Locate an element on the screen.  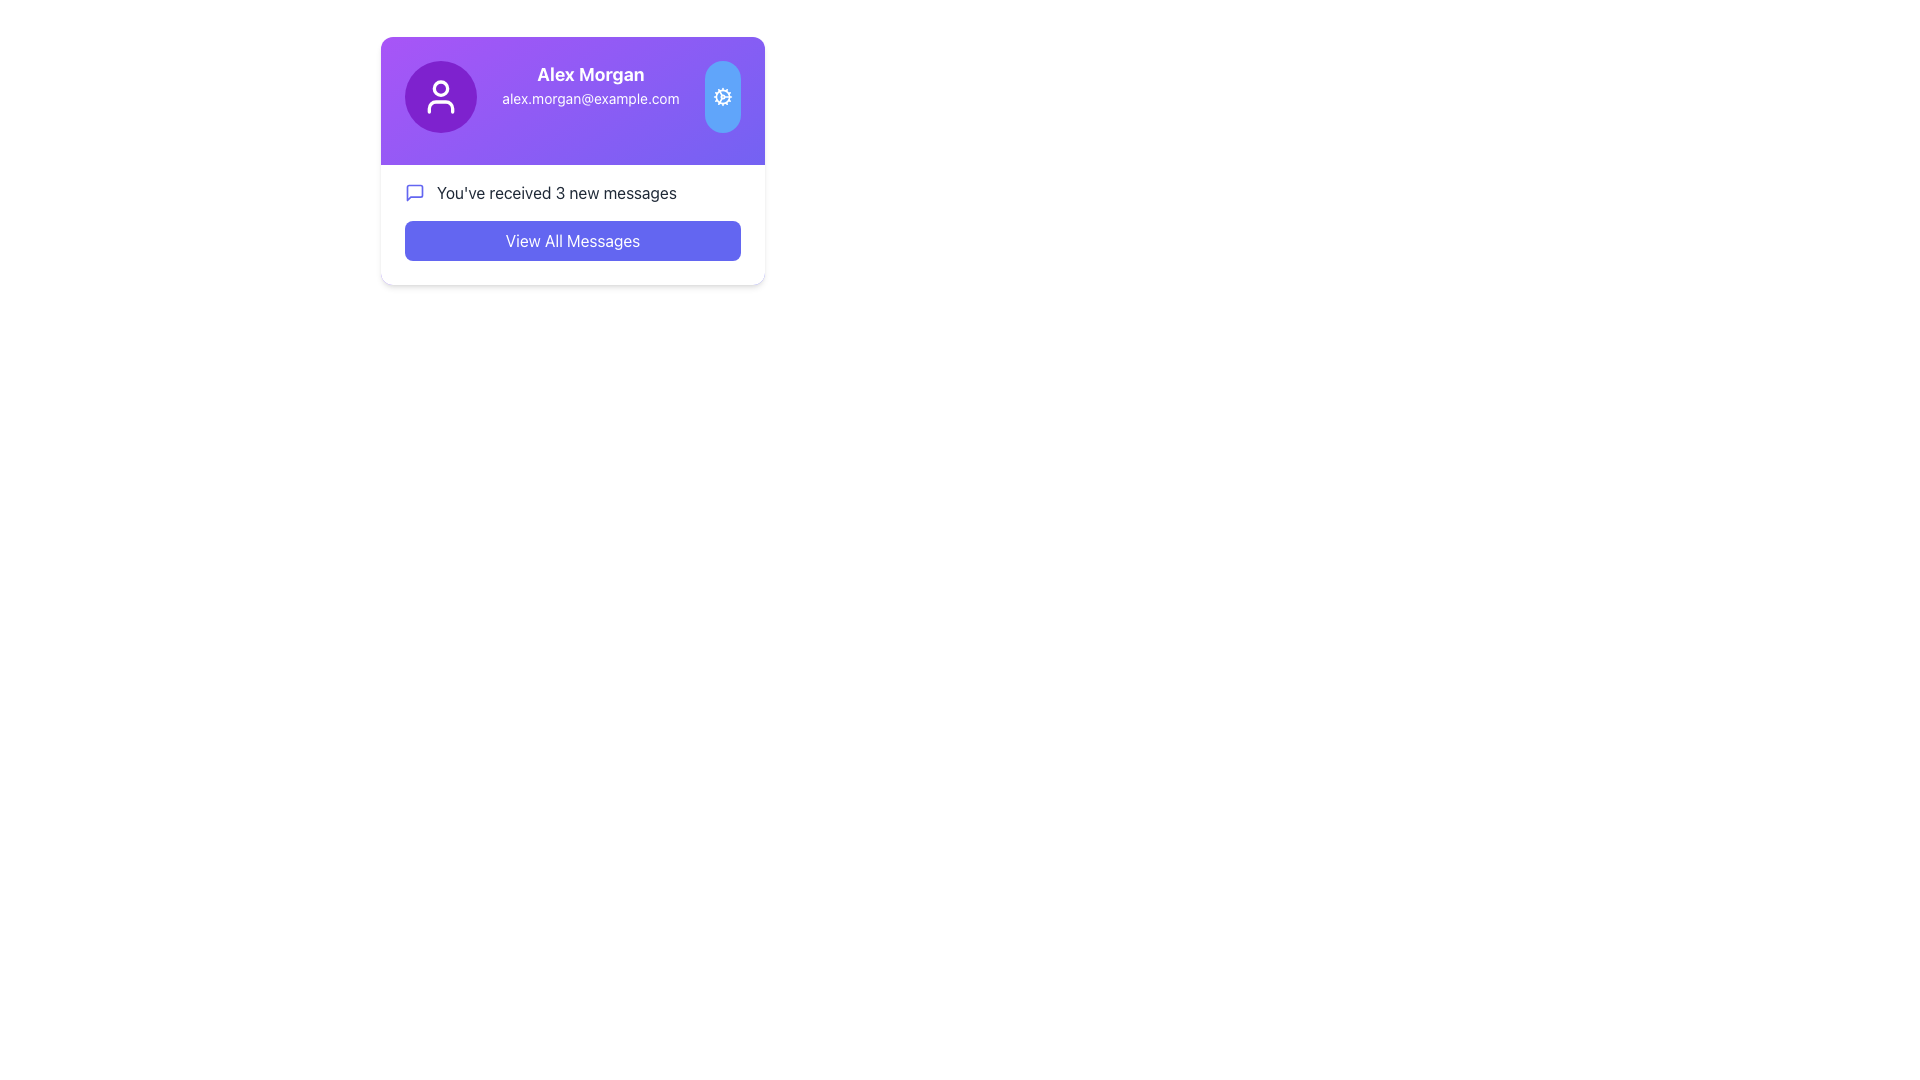
the notification label that informs the user about the number of new messages received, positioned below the message icon and above the styled button is located at coordinates (556, 192).